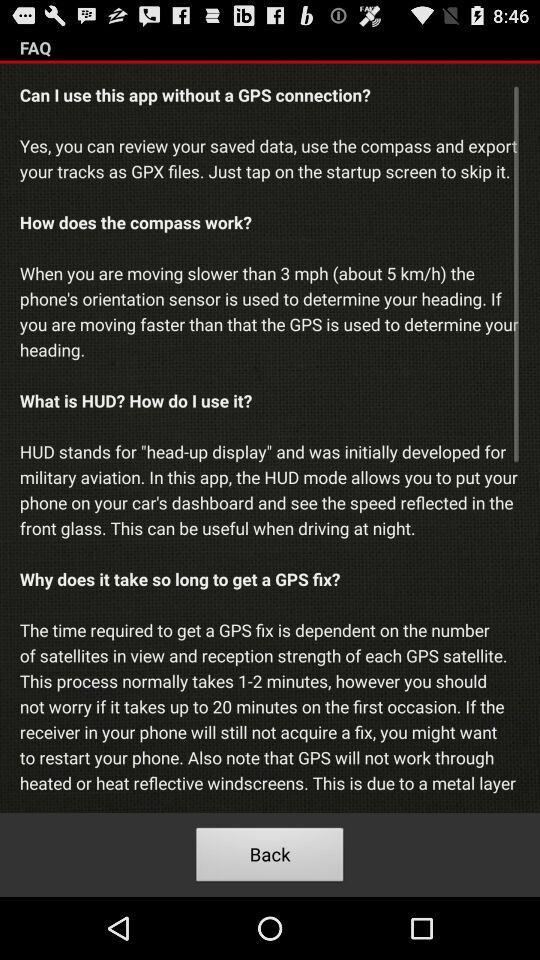 Image resolution: width=540 pixels, height=960 pixels. Describe the element at coordinates (270, 856) in the screenshot. I see `button at the bottom` at that location.